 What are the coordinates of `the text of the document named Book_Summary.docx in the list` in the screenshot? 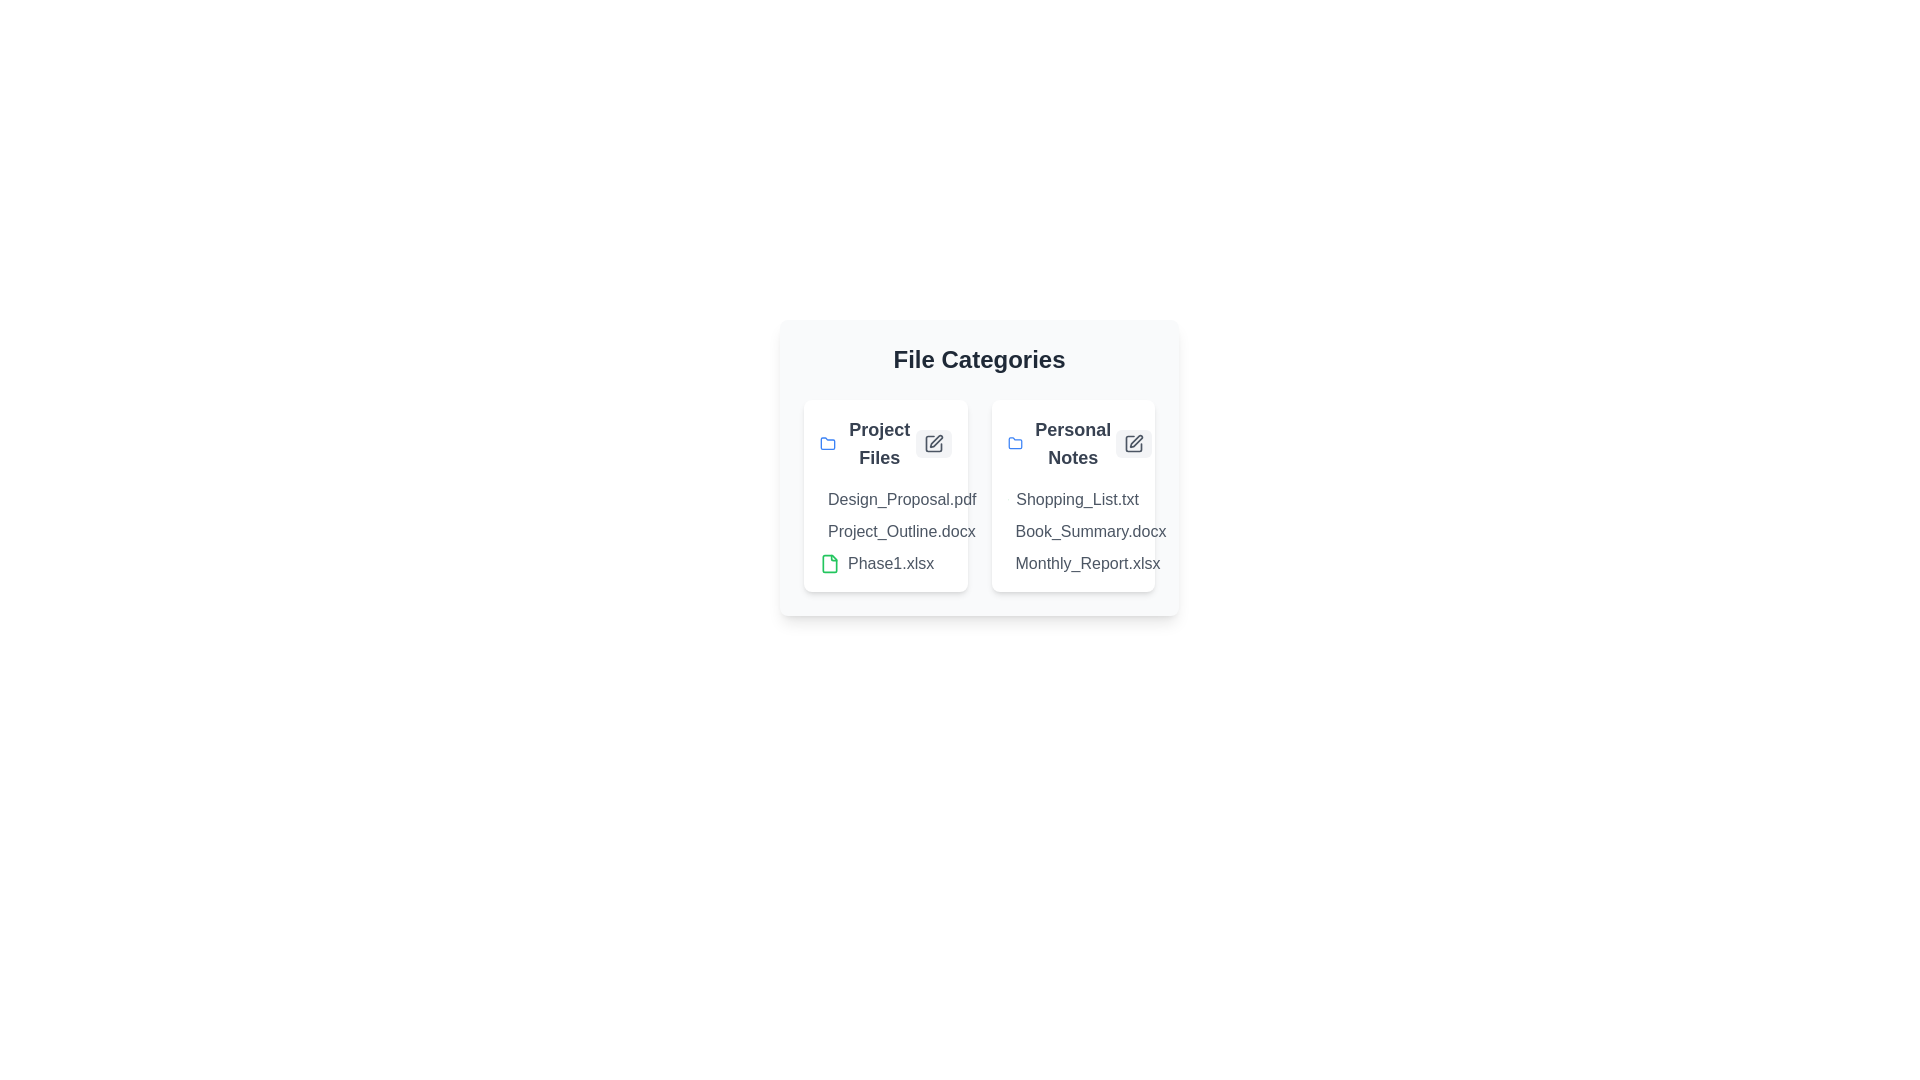 It's located at (1007, 531).